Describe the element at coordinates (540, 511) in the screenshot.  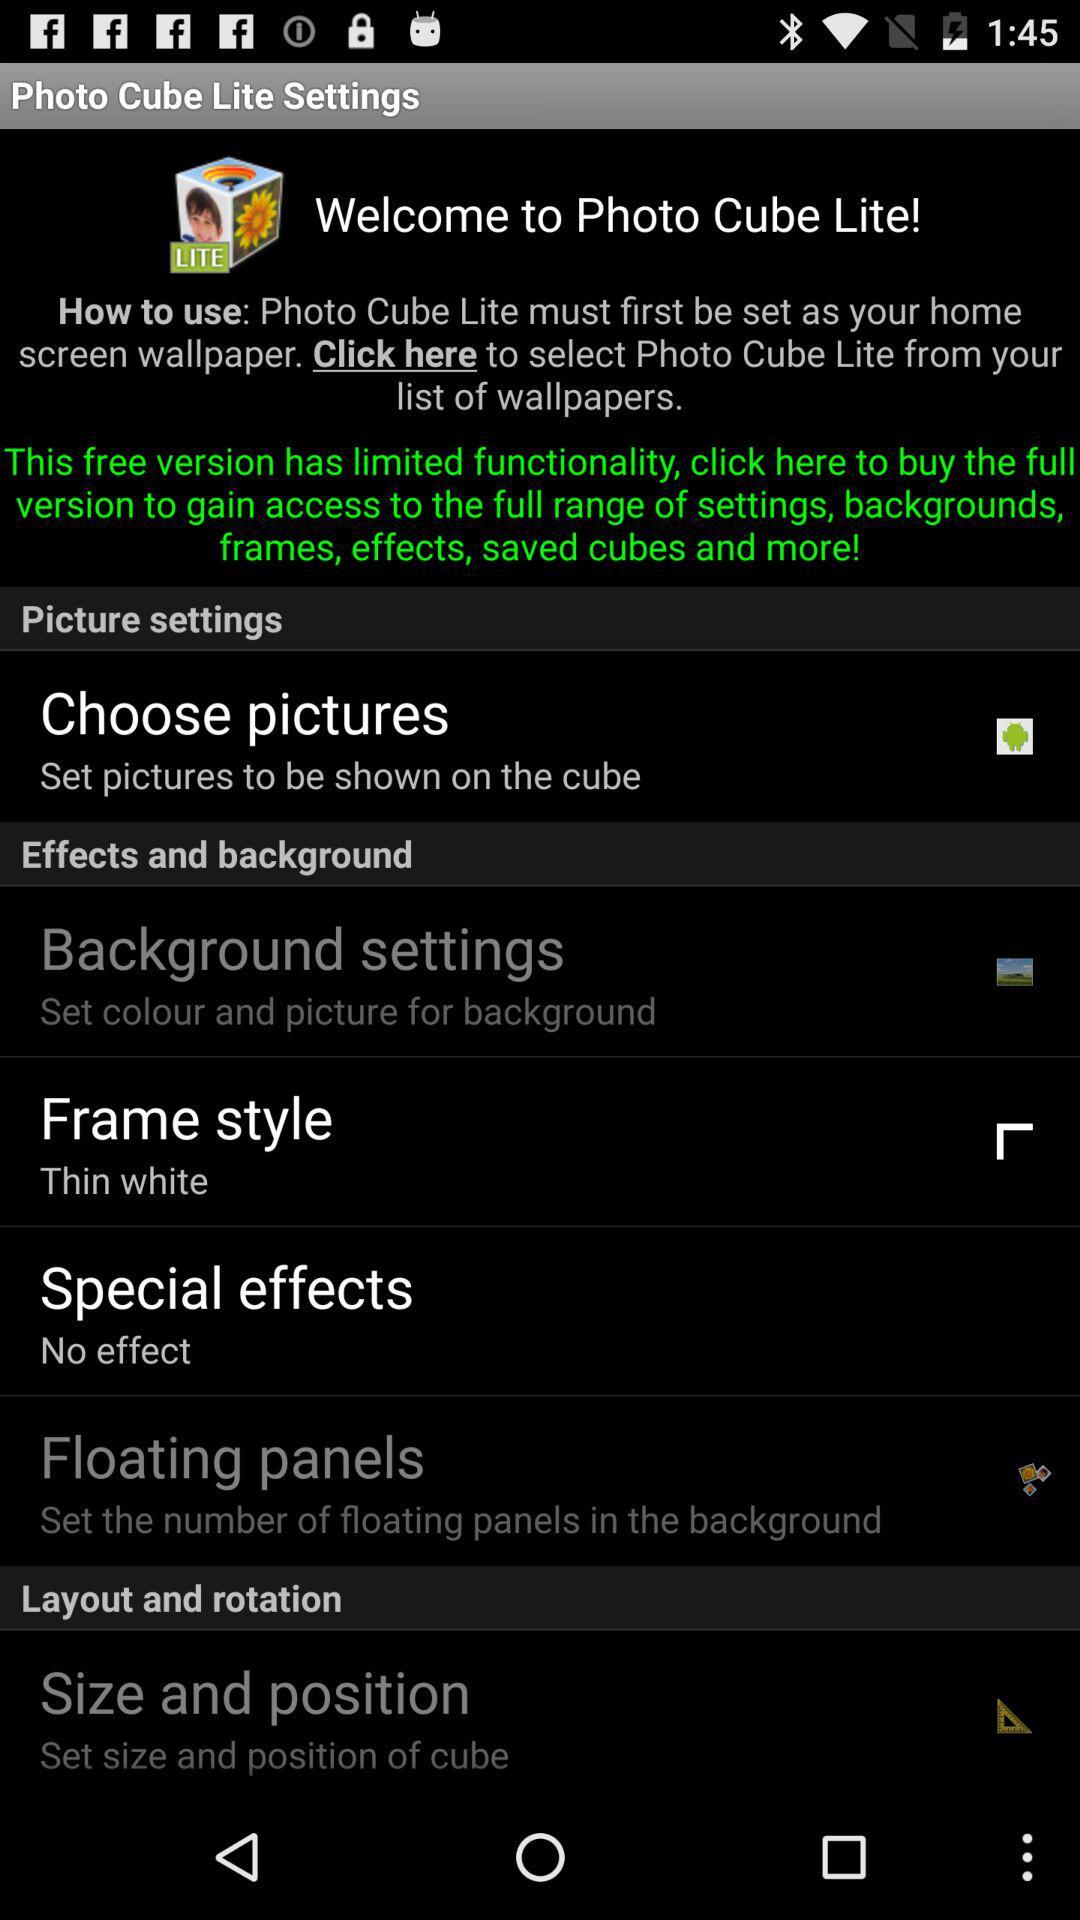
I see `the this free version icon` at that location.